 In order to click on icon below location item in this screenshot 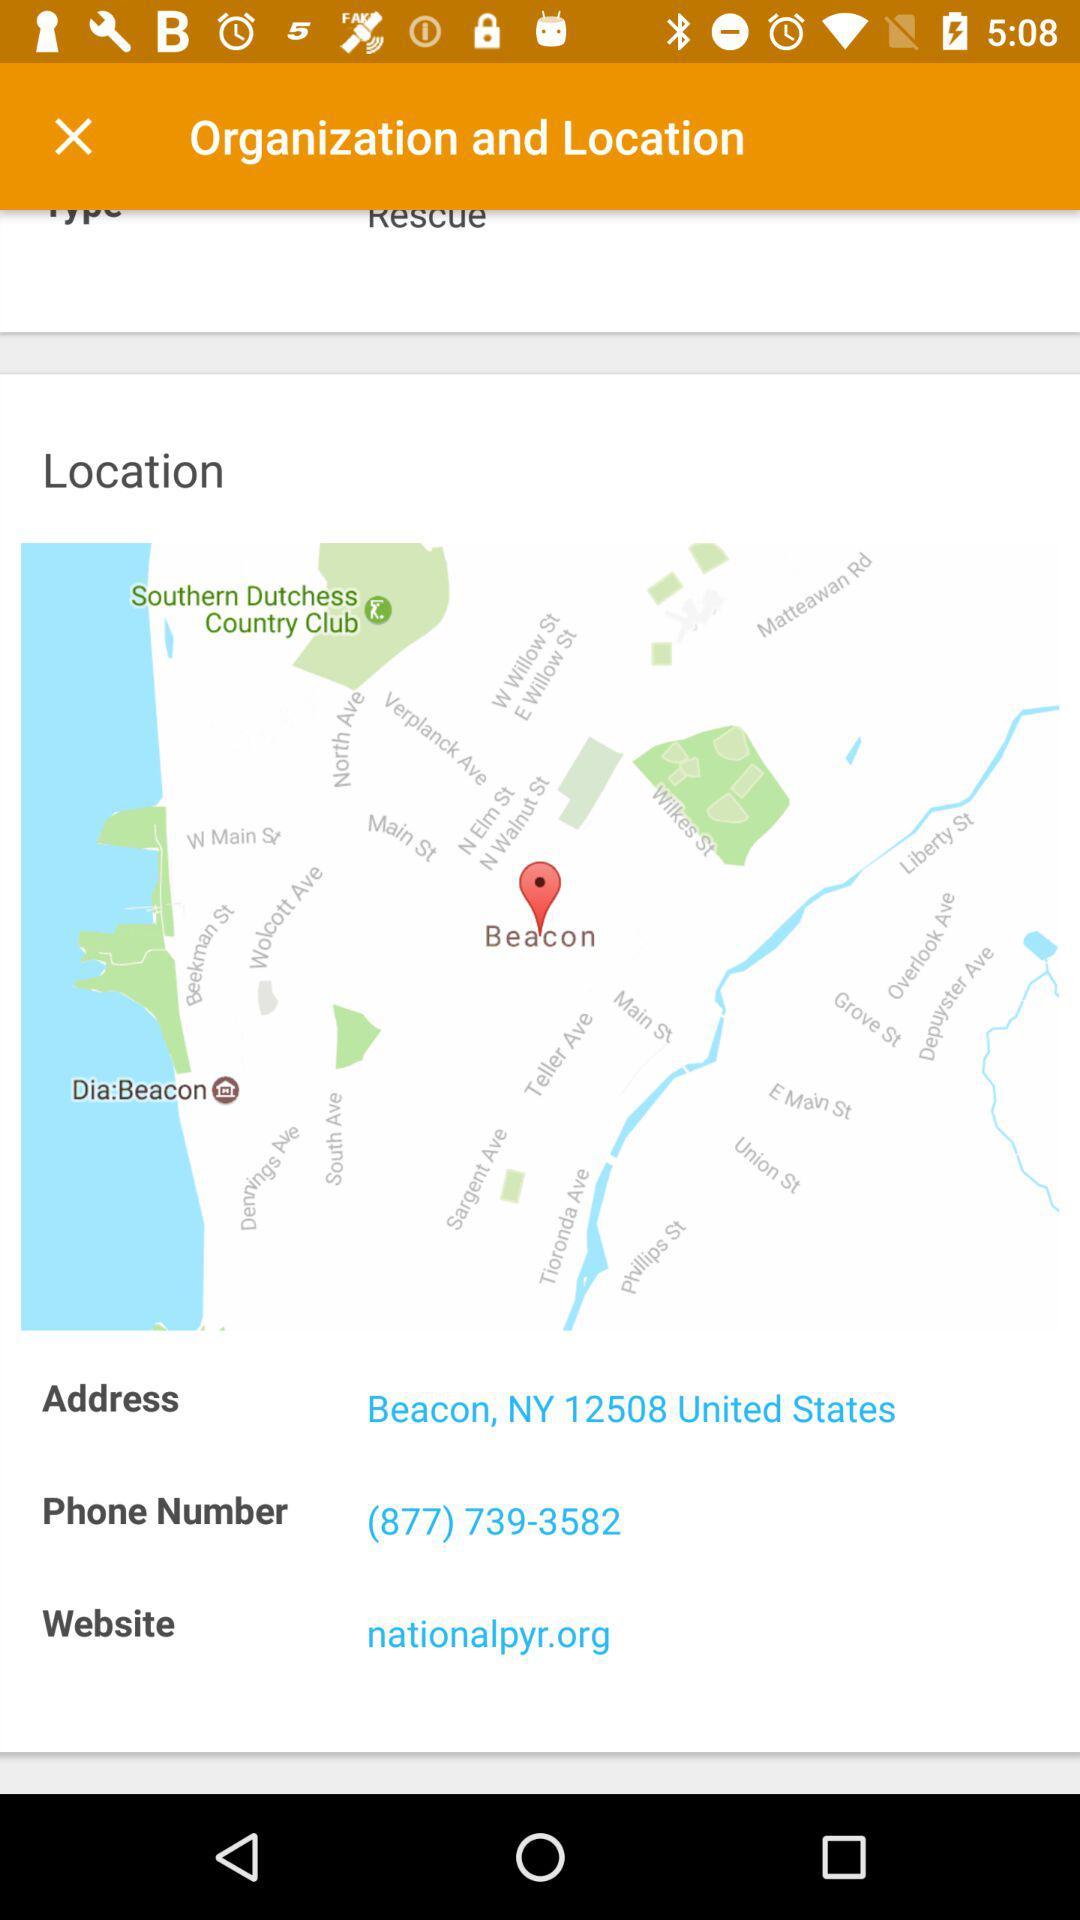, I will do `click(540, 935)`.